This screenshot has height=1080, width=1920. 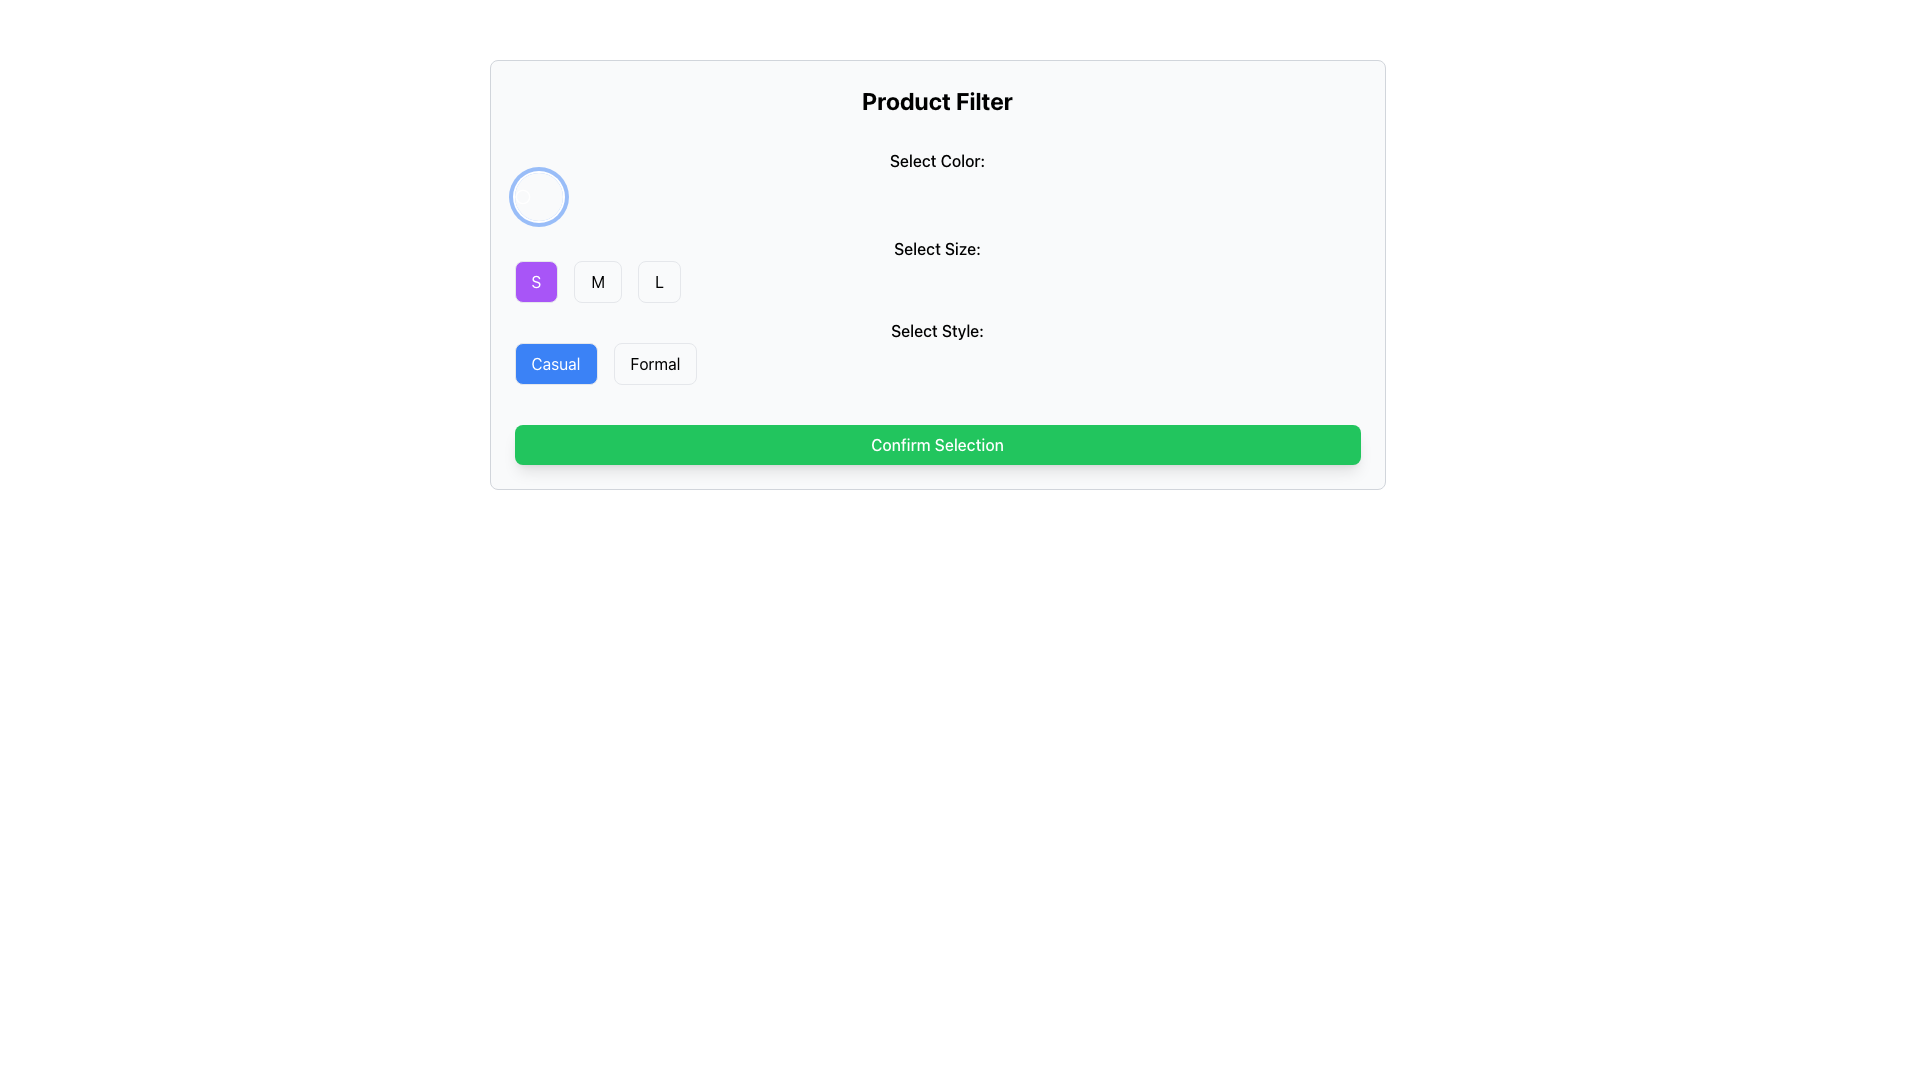 I want to click on the leftmost size selection button labeled 'S' in the 'Select Size' section, so click(x=536, y=281).